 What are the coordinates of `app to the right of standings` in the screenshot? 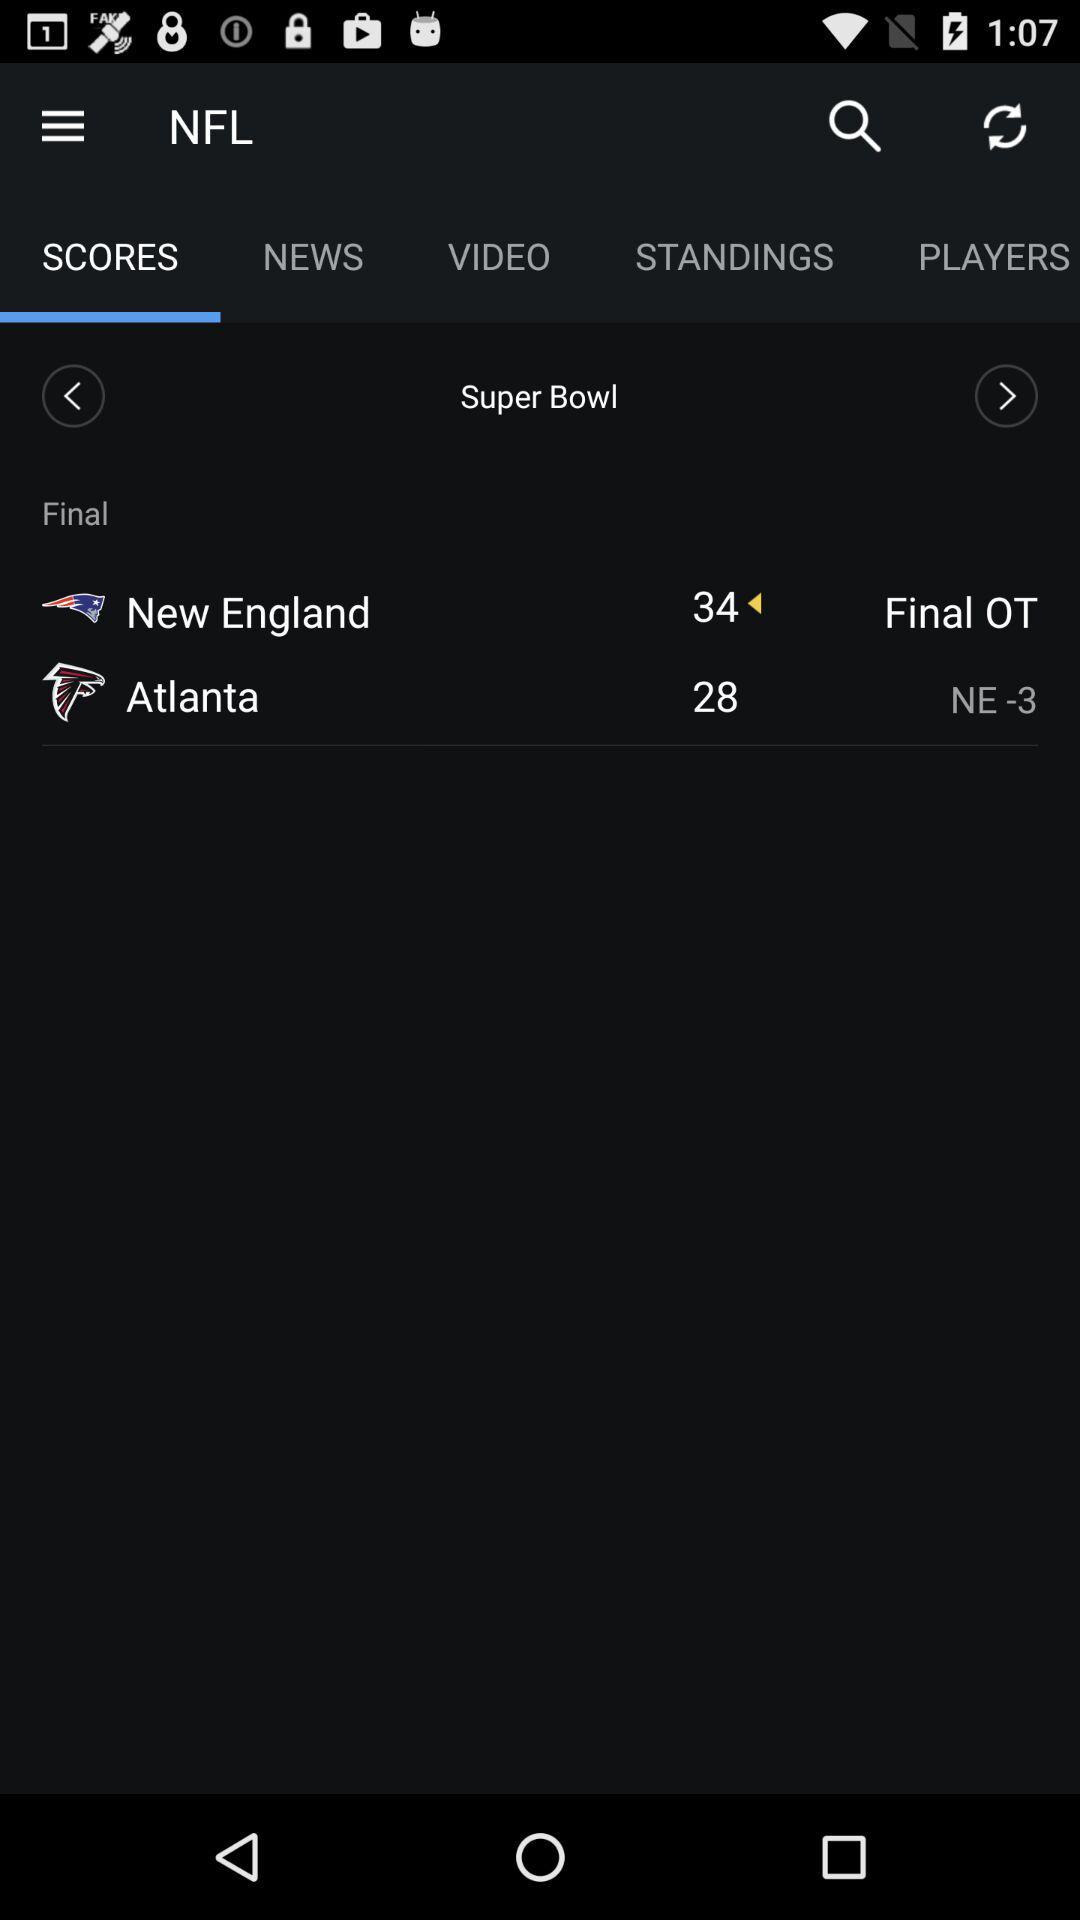 It's located at (977, 254).